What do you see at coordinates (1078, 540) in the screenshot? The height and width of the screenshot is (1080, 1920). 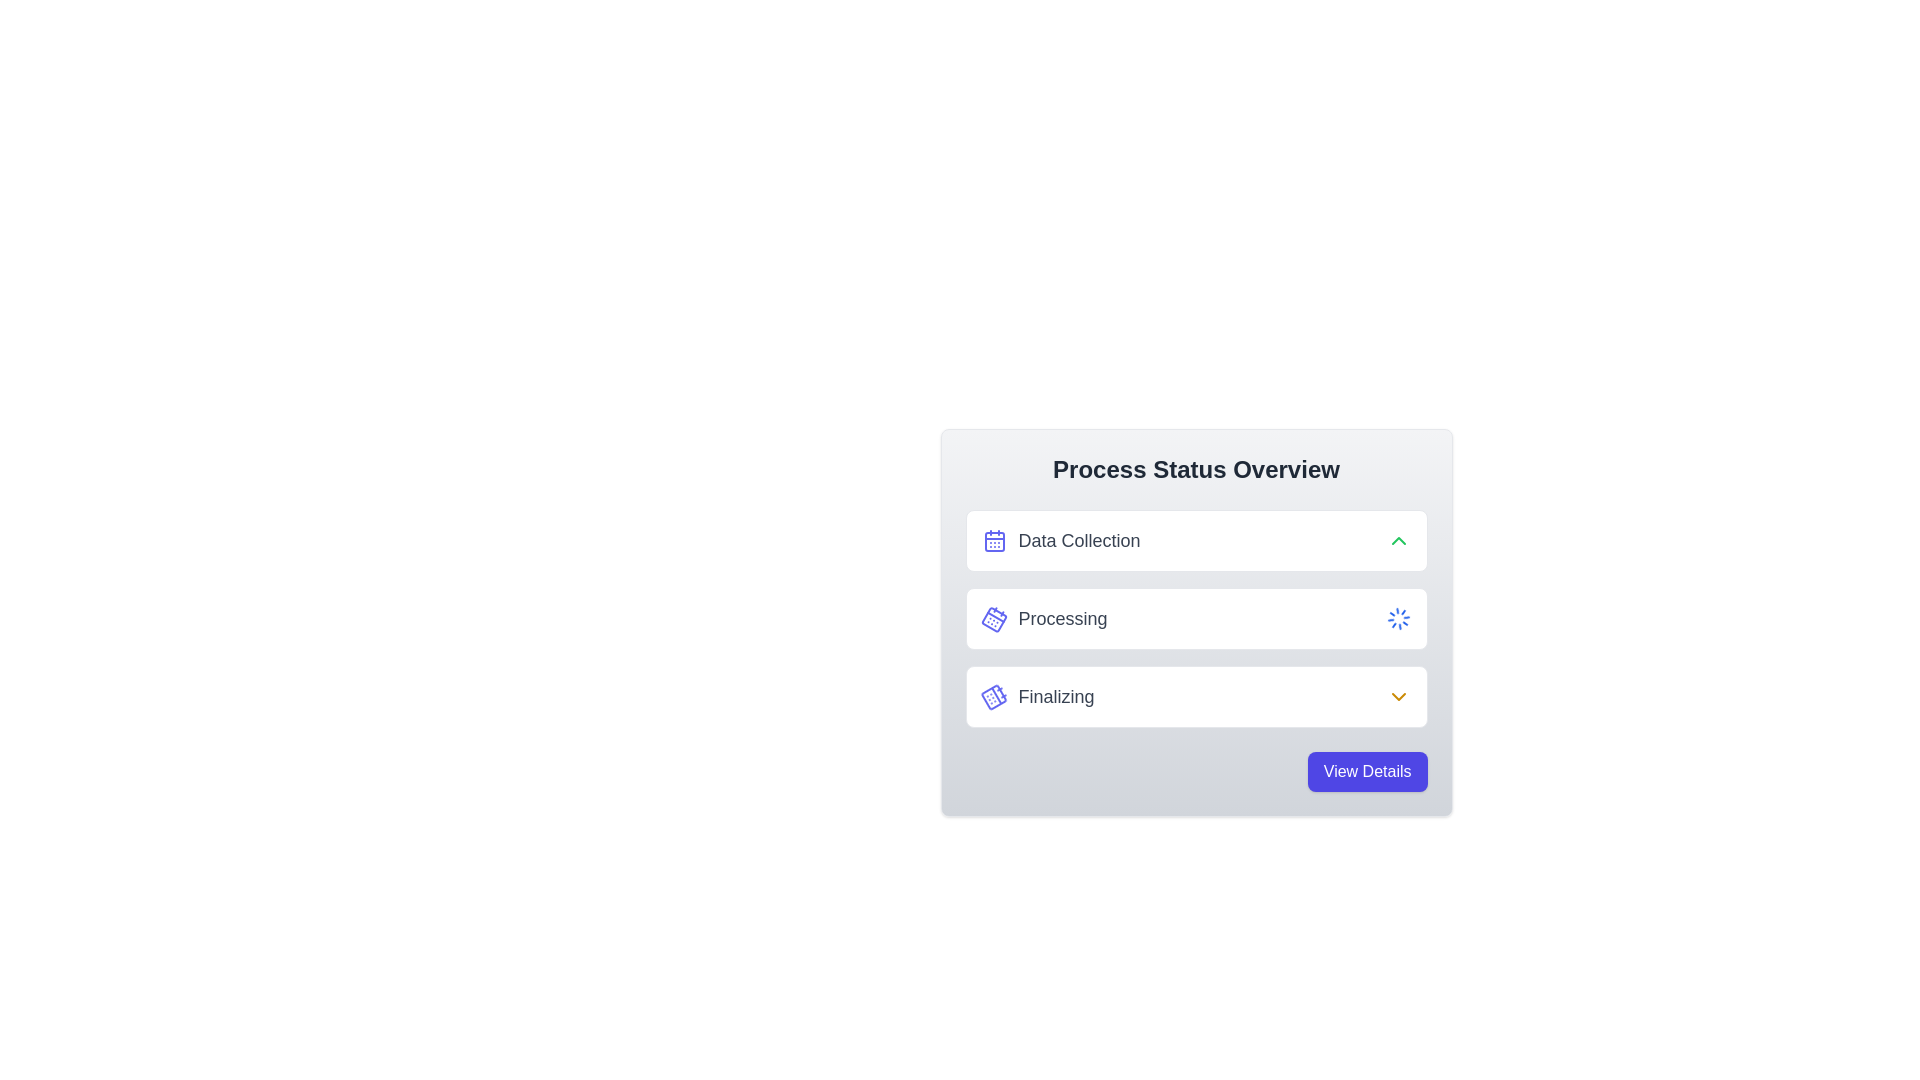 I see `the Text Label that describes the status or category for a process step in the 'Process Status Overview' card, which is horizontally aligned with a calendar icon to the left` at bounding box center [1078, 540].